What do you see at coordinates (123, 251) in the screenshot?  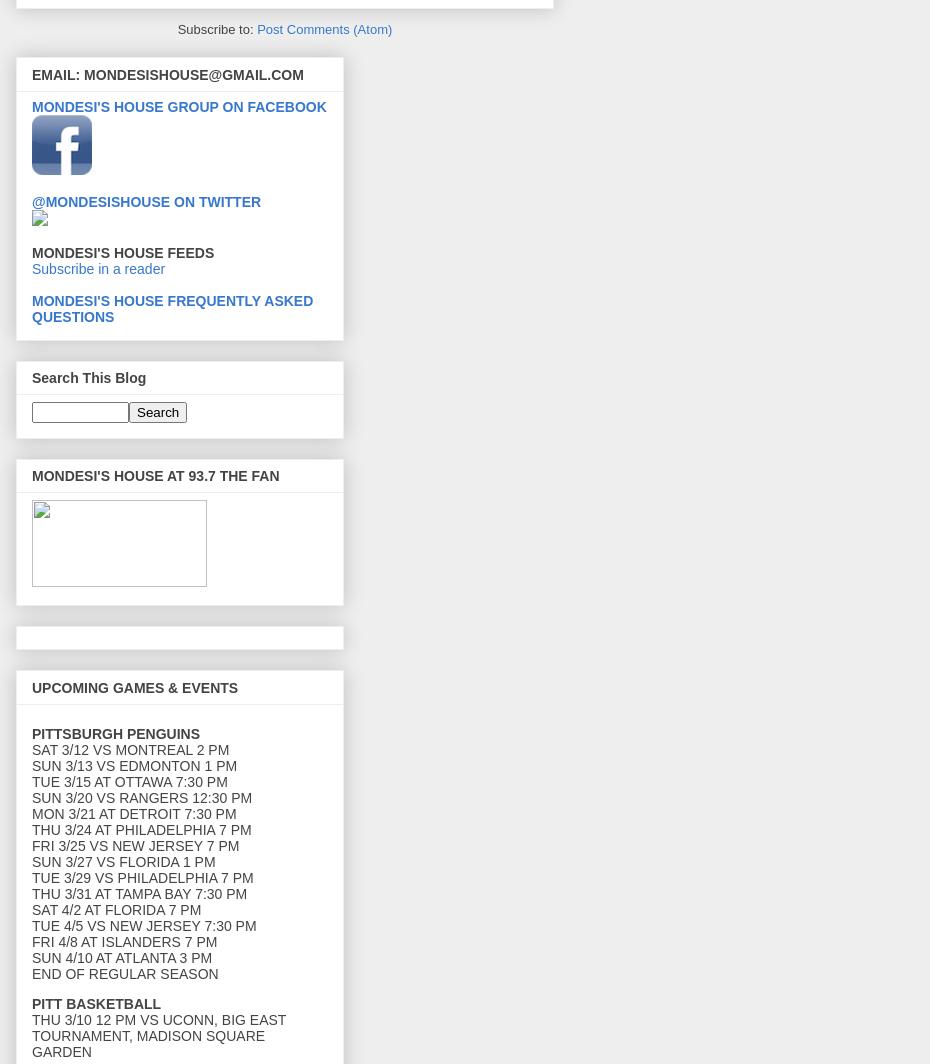 I see `'MONDESI'S HOUSE FEEDS'` at bounding box center [123, 251].